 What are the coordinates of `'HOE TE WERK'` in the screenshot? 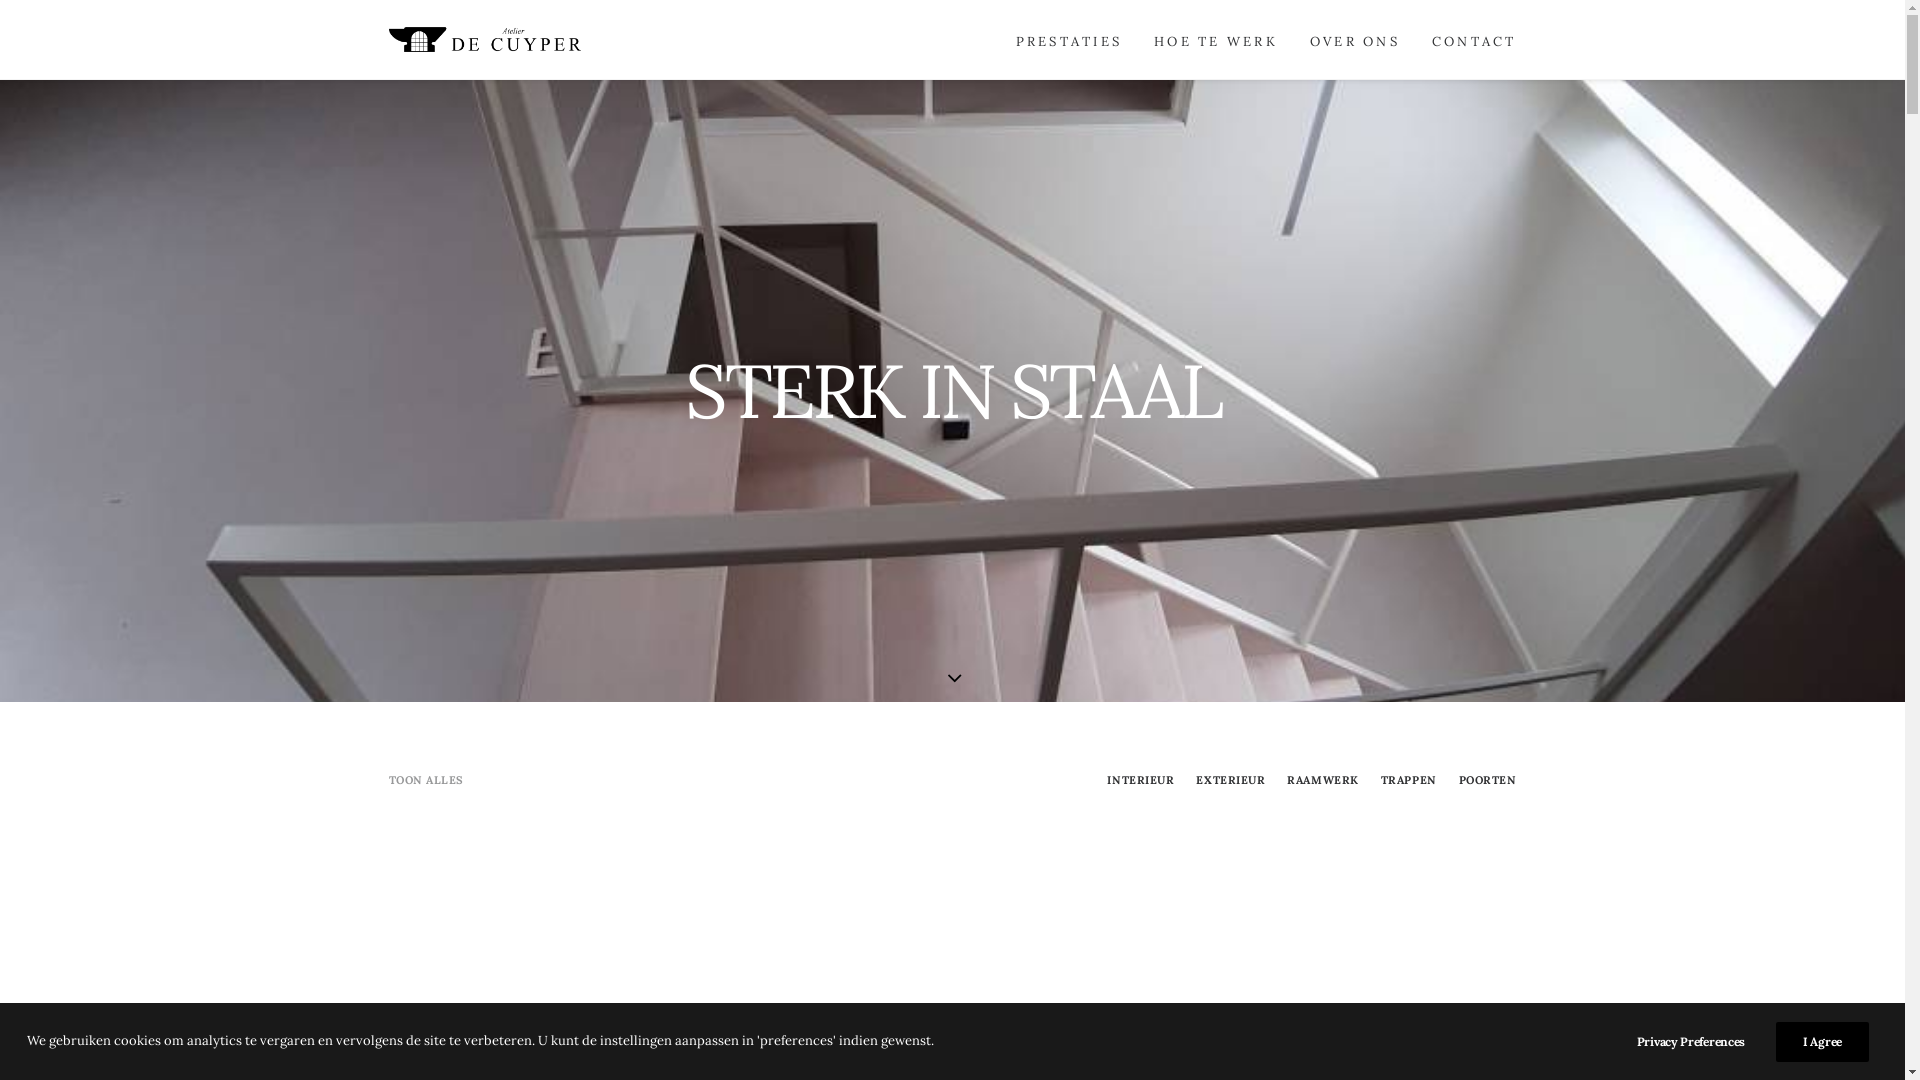 It's located at (1214, 39).